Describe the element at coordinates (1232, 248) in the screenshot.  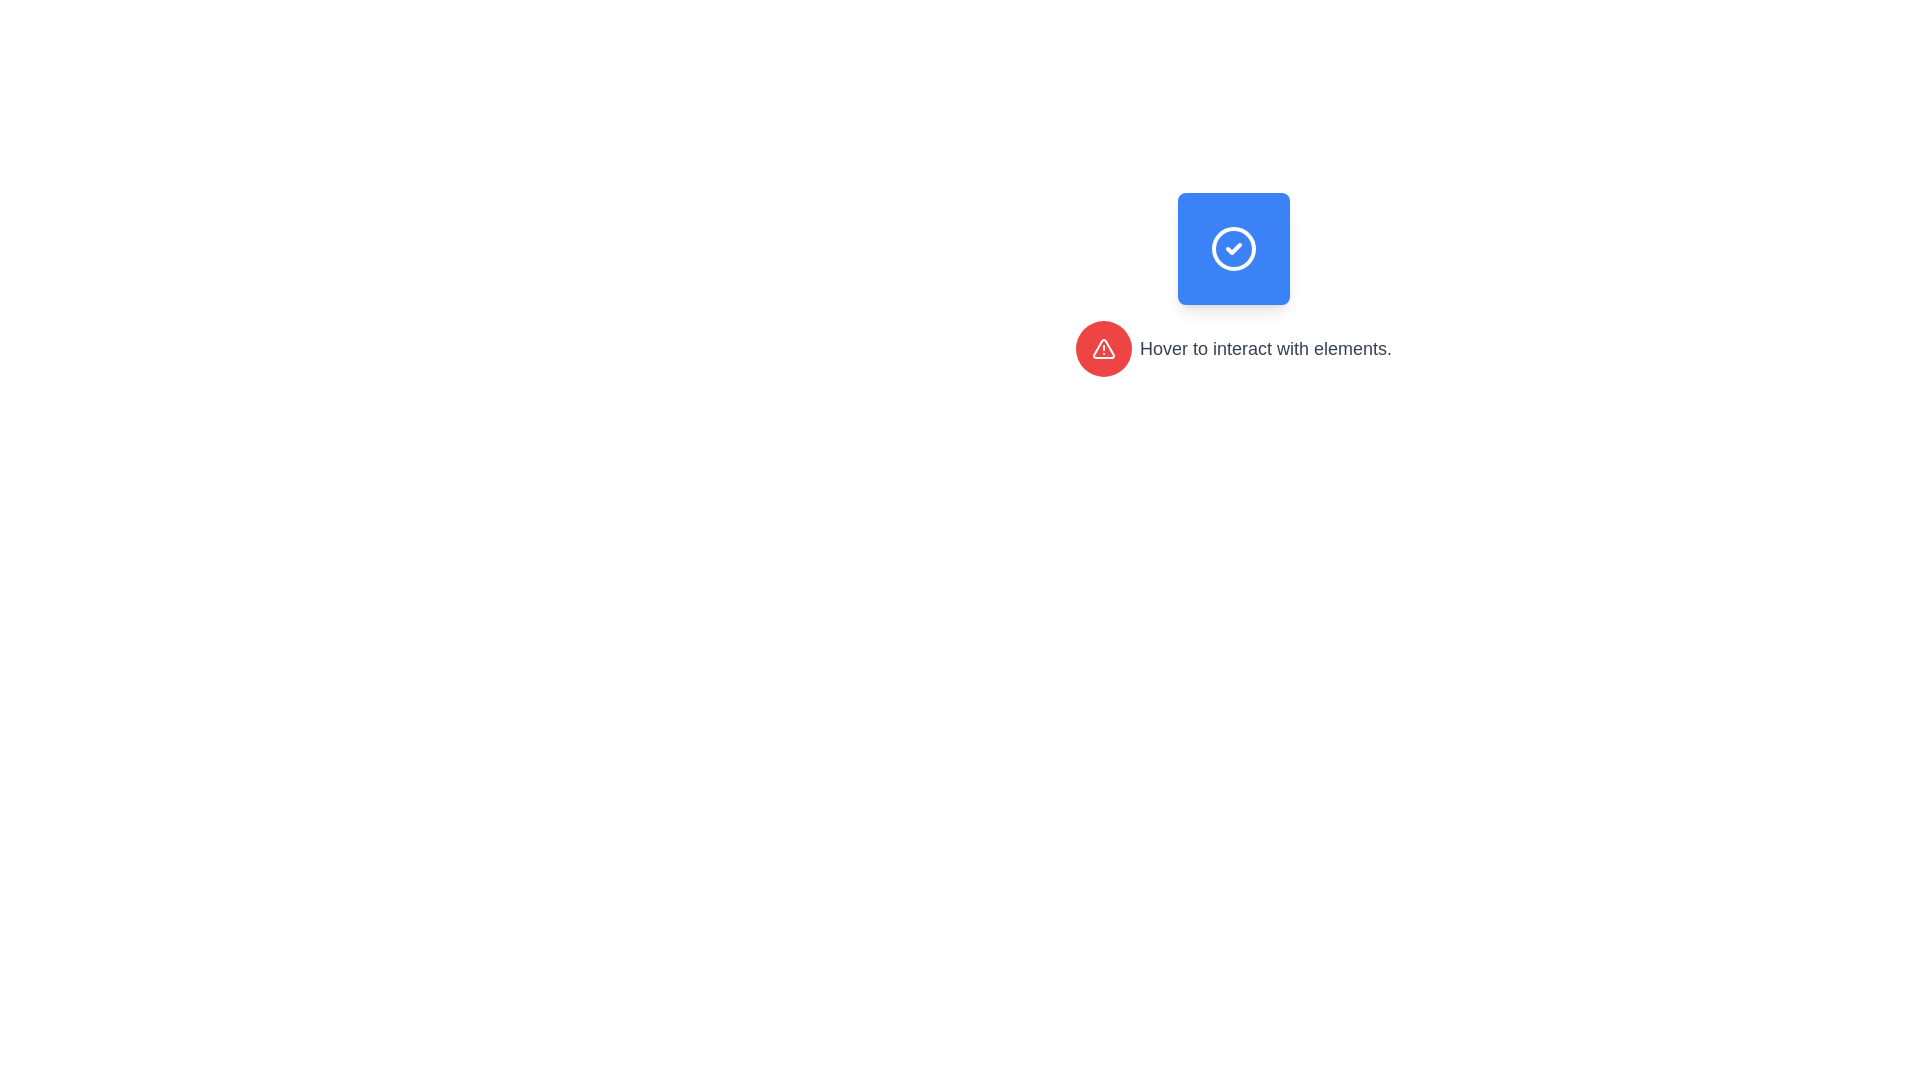
I see `the circular visual element that is white with a blue outline, located centrally within a blue square icon in the top-right quadrant of the interface` at that location.